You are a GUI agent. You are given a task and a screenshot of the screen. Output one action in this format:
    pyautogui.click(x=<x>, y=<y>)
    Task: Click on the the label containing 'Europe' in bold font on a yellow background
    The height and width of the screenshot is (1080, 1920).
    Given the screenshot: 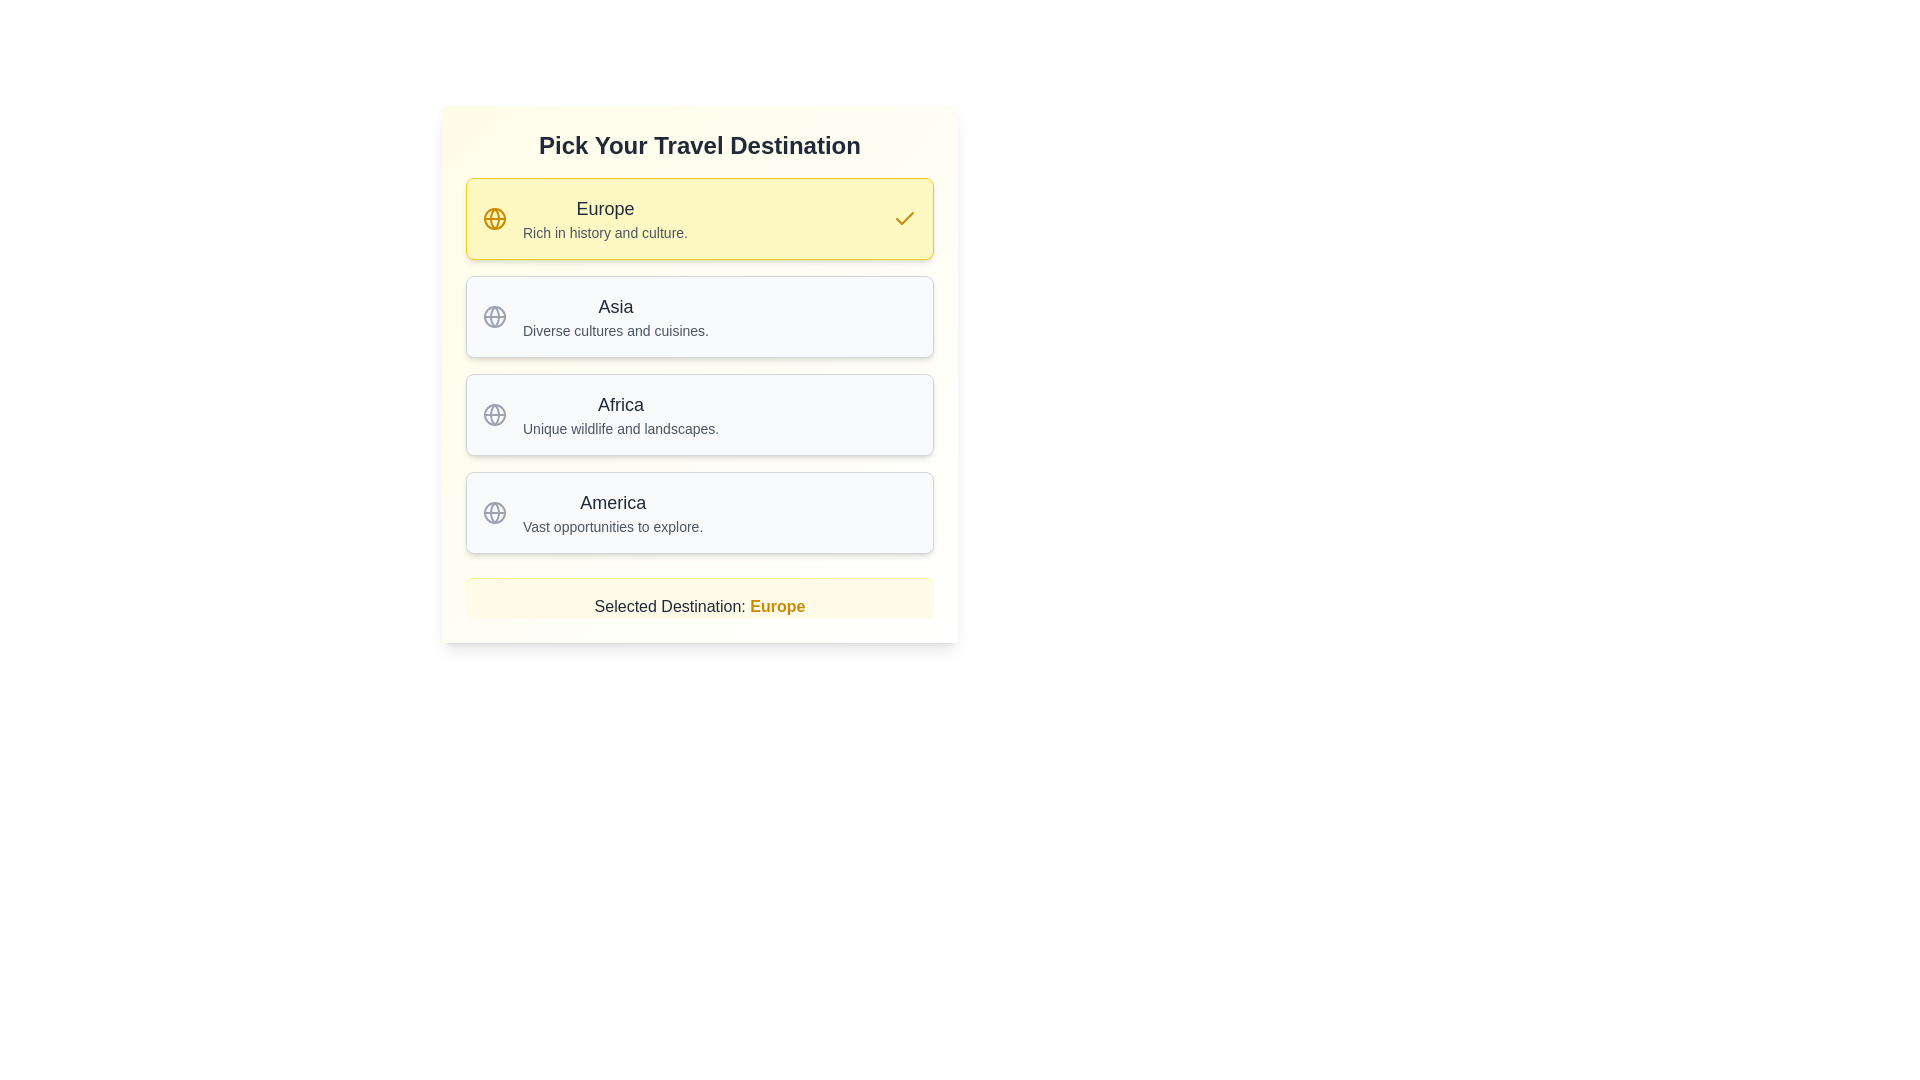 What is the action you would take?
    pyautogui.click(x=603, y=219)
    